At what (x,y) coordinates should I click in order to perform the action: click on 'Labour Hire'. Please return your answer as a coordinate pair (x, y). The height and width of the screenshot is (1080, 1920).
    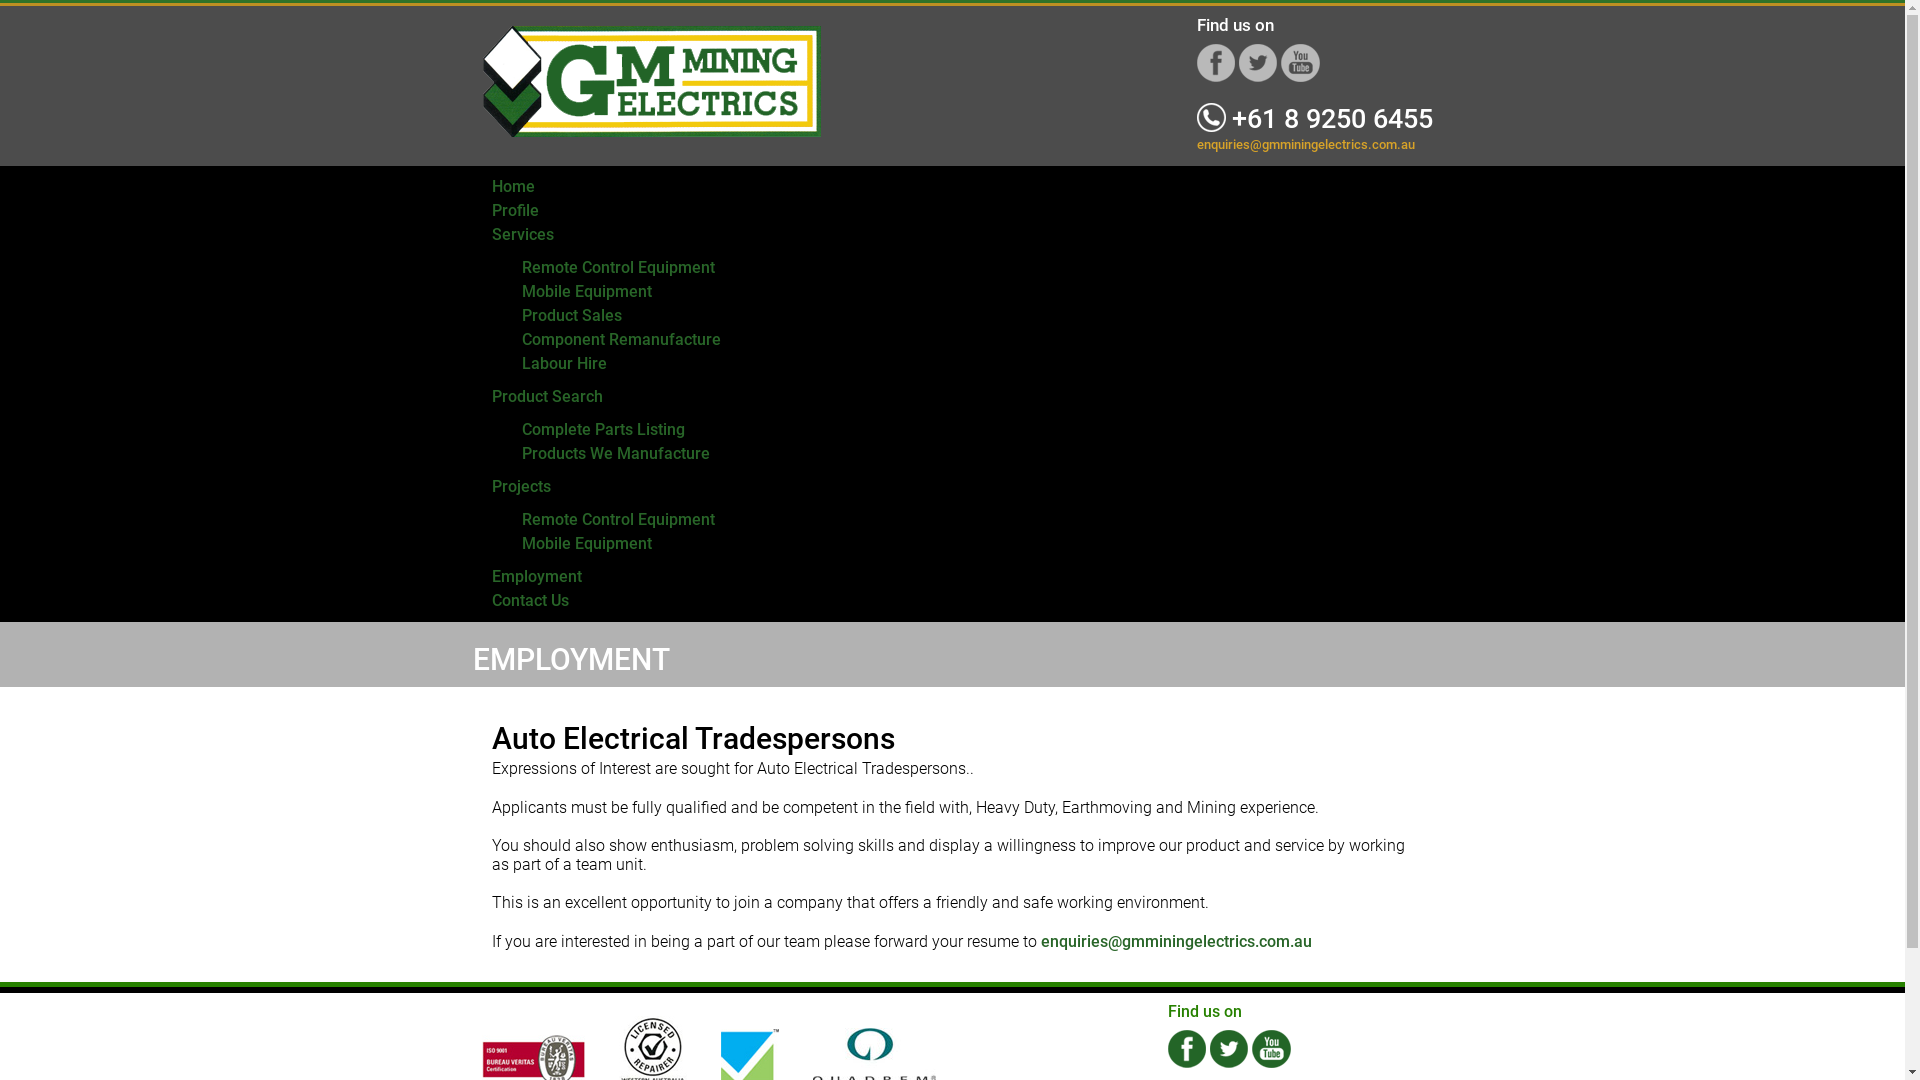
    Looking at the image, I should click on (563, 363).